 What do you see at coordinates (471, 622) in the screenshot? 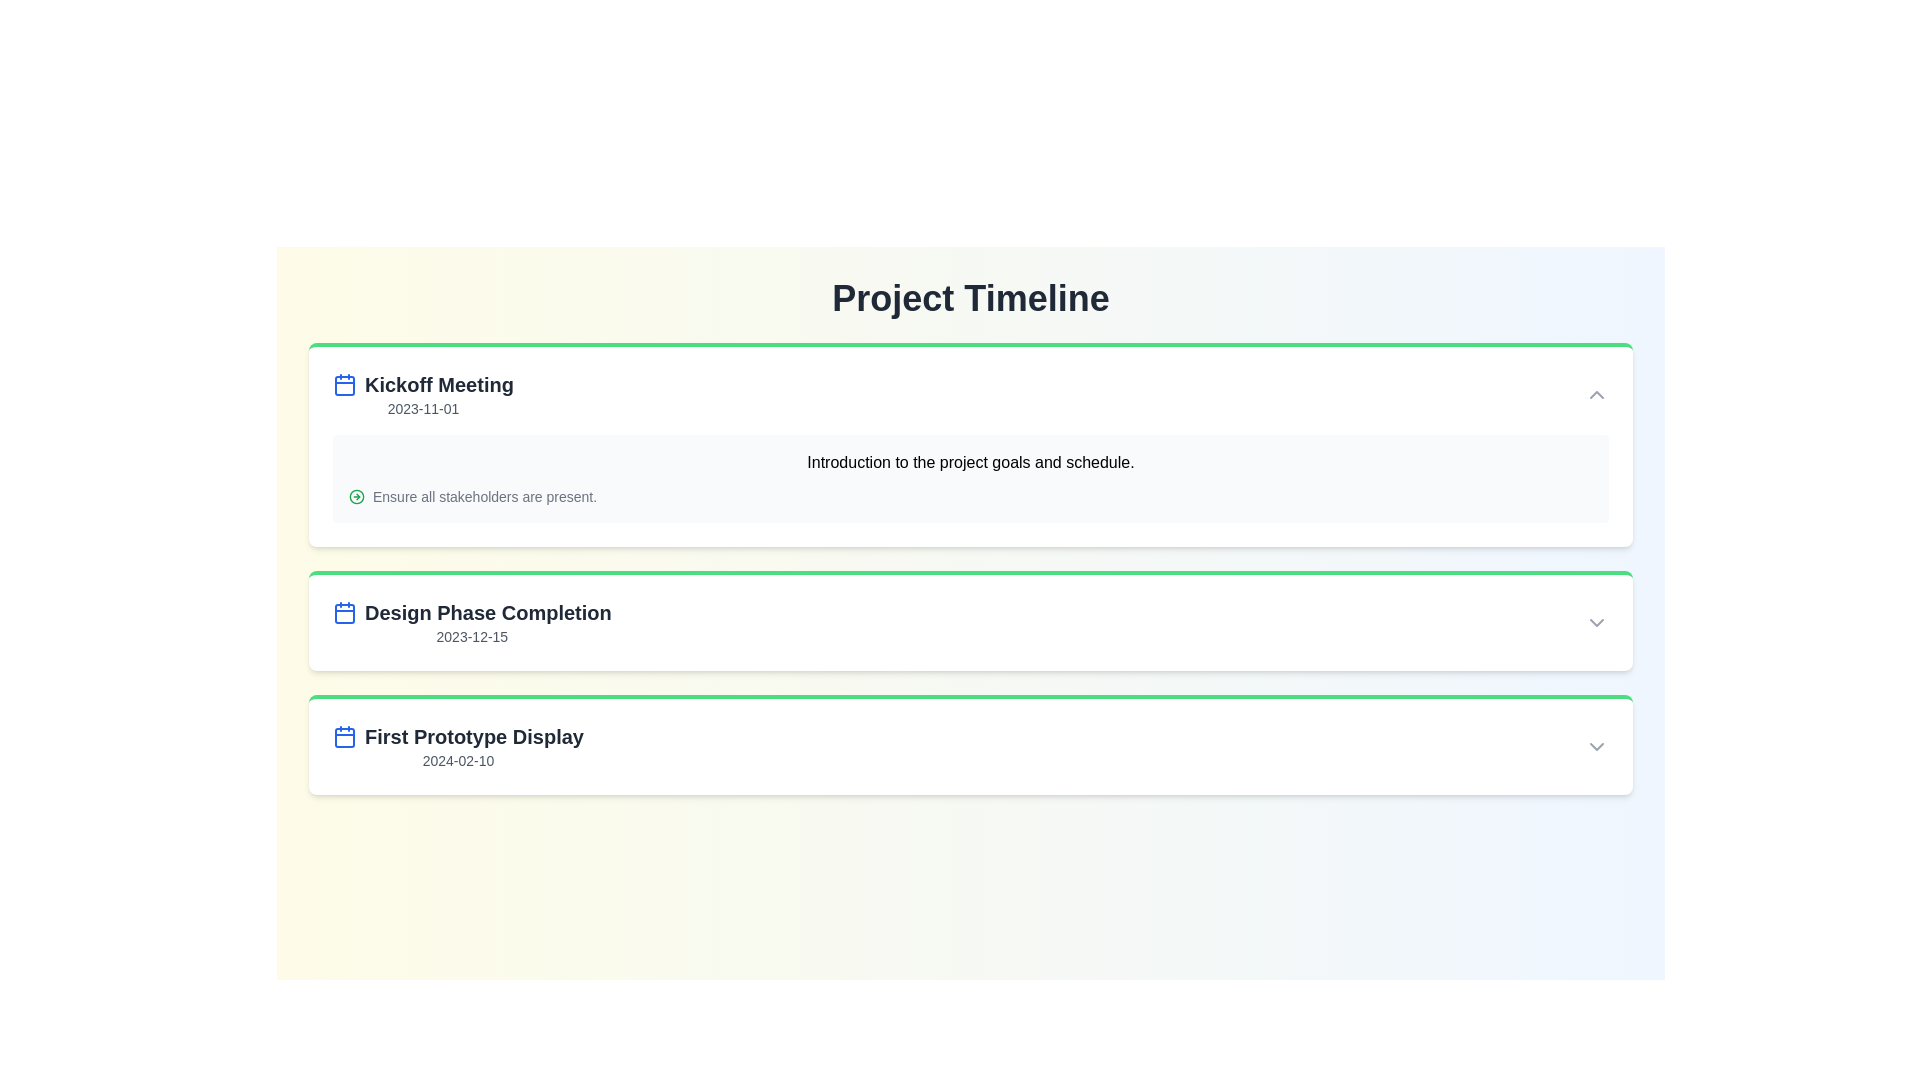
I see `the text label displaying 'Design Phase Completion' with end date '2023-12-15', located in the second card under 'Project Timeline'` at bounding box center [471, 622].